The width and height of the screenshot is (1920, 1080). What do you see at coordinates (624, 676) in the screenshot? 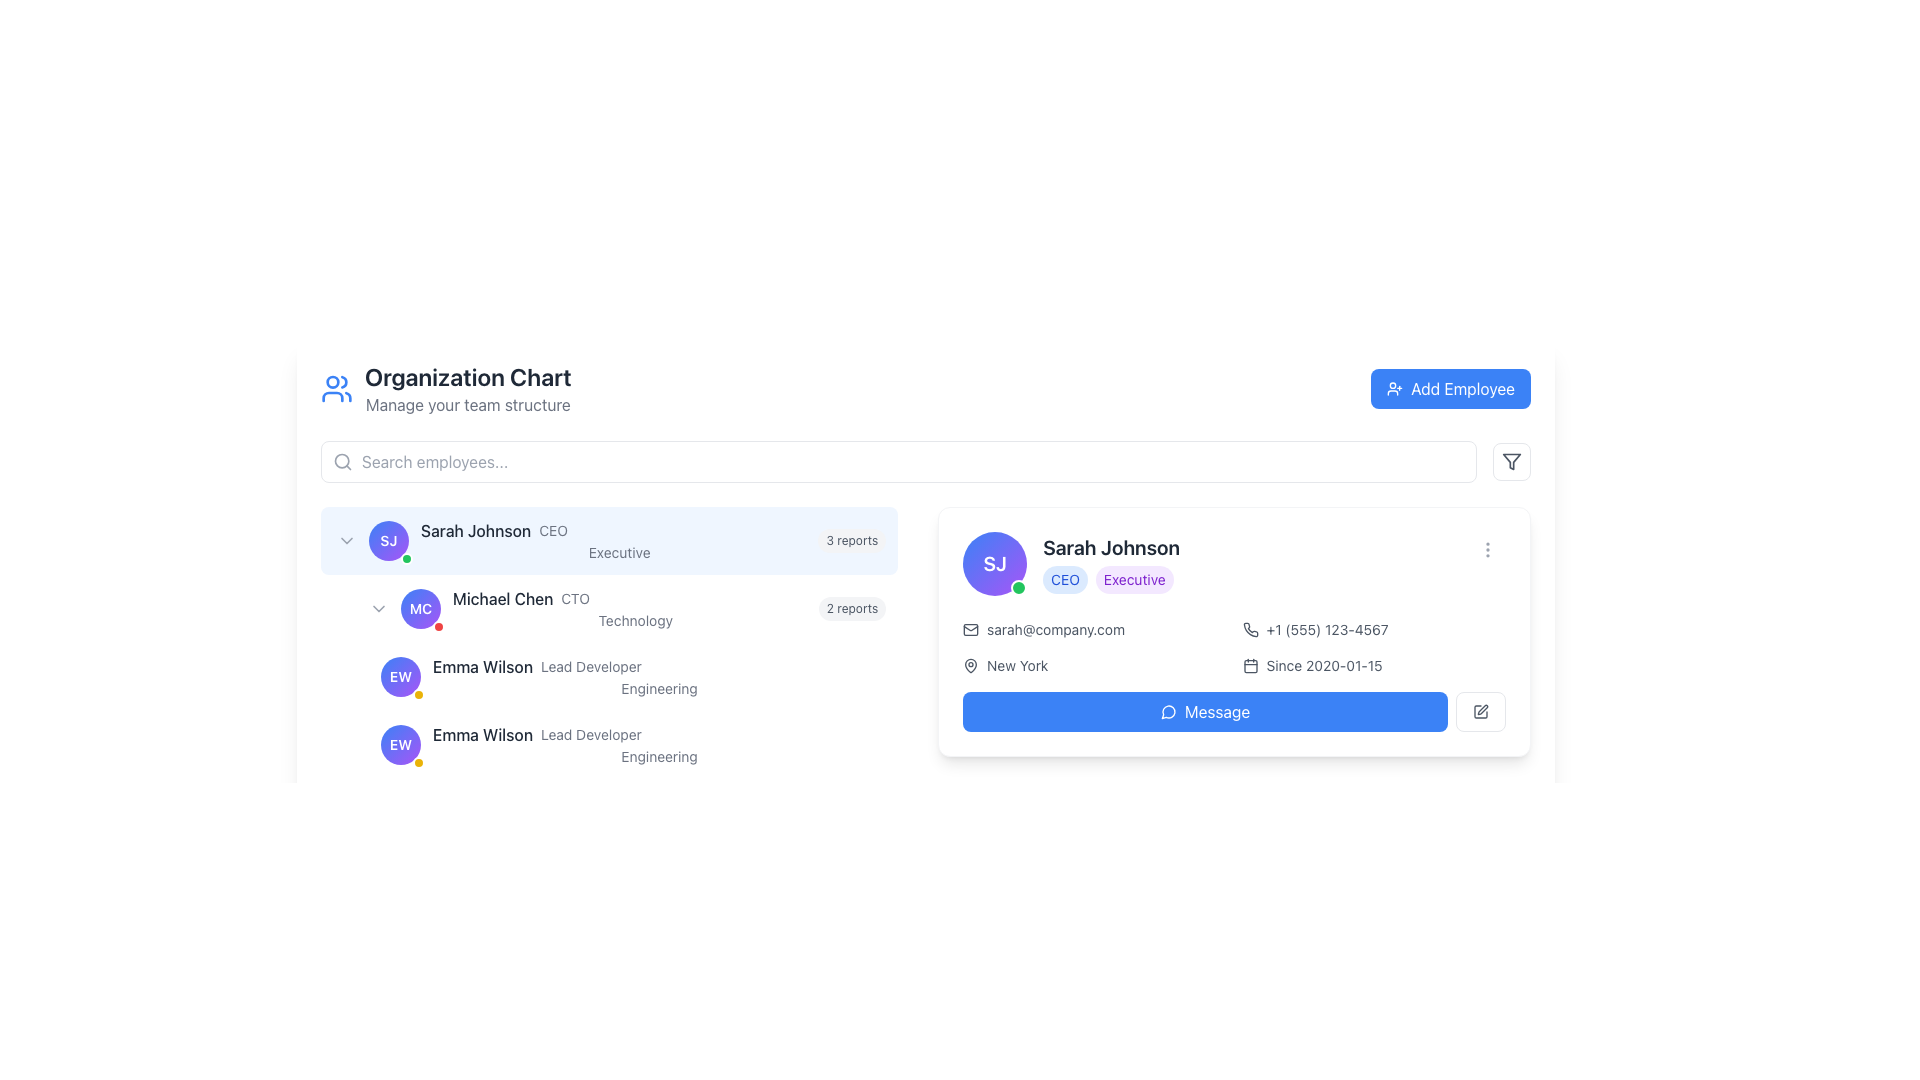
I see `the user entry for 'Emma Wilson', which includes the profile badge with initials 'EW', the name in bold, and the position along with the department` at bounding box center [624, 676].